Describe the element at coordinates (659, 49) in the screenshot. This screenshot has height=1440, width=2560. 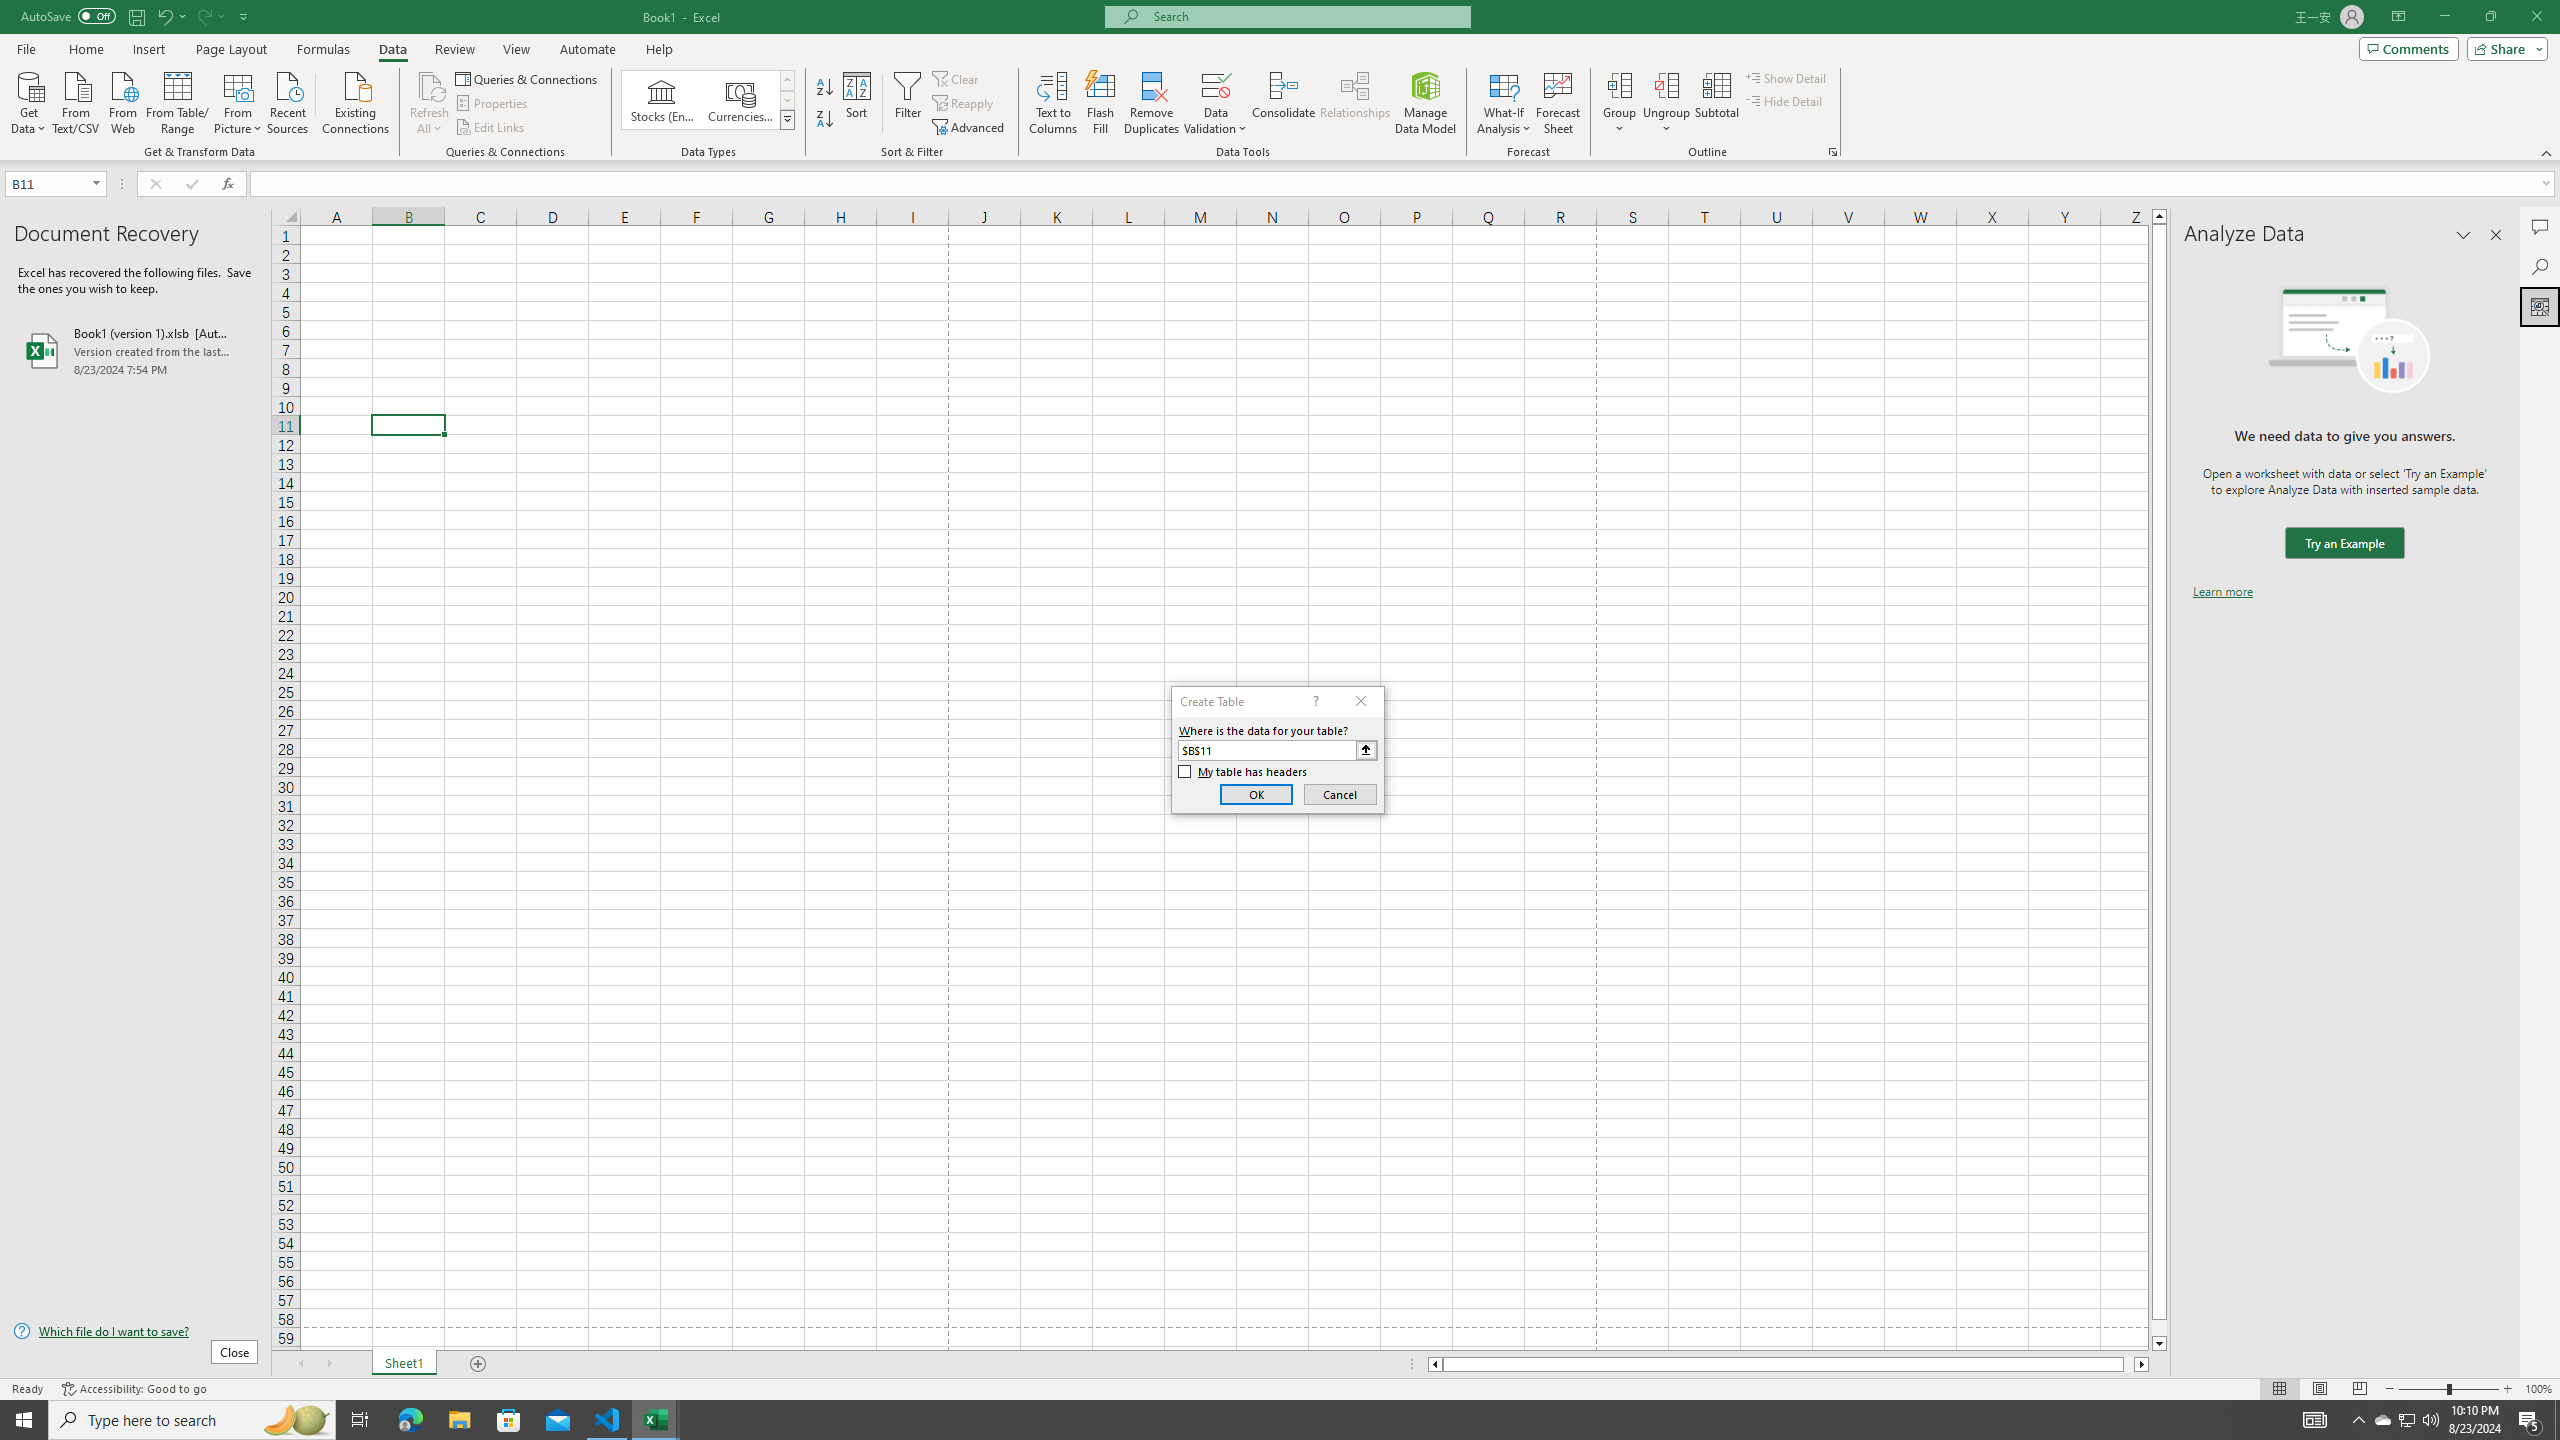
I see `'Help'` at that location.